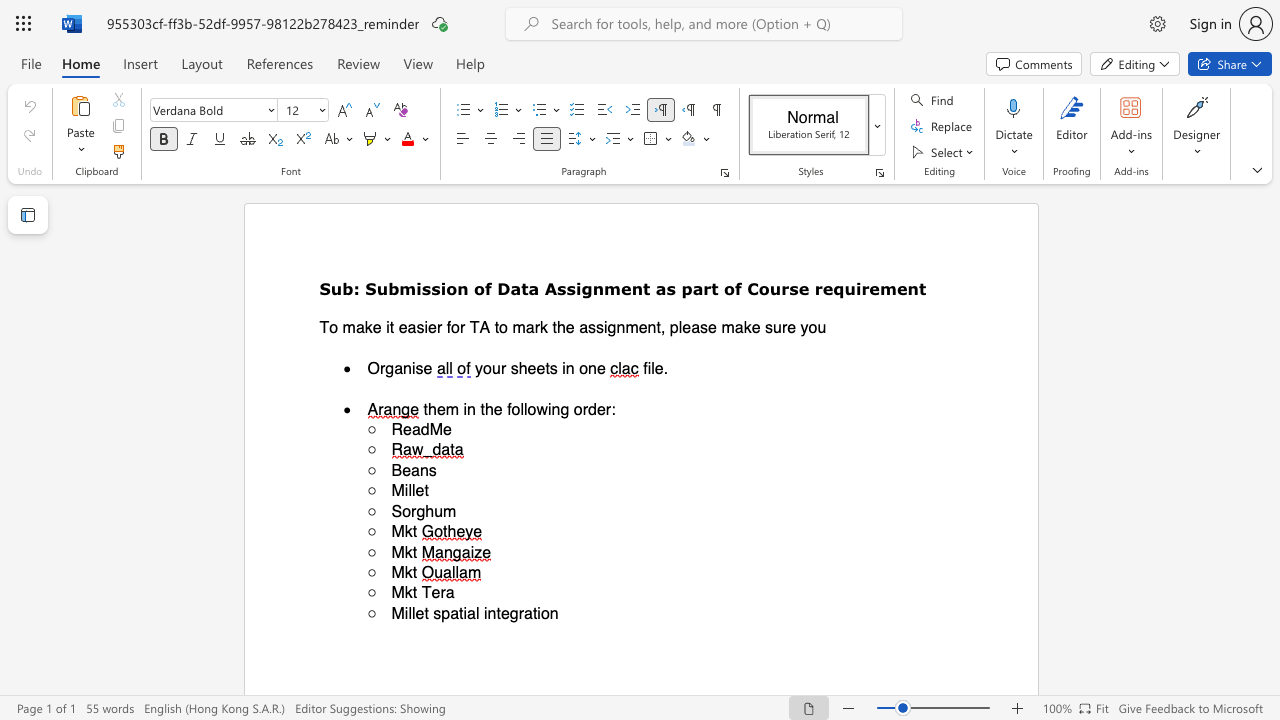 Image resolution: width=1280 pixels, height=720 pixels. Describe the element at coordinates (393, 288) in the screenshot. I see `the 2th character "b" in the text` at that location.